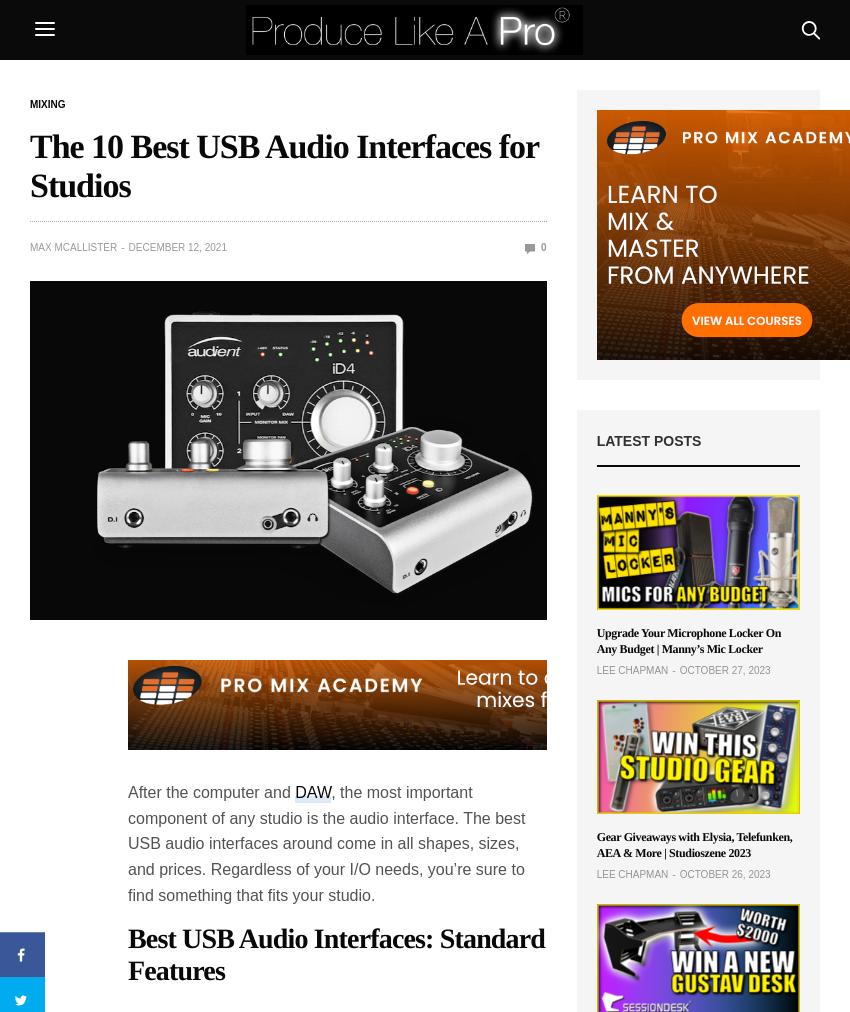  I want to click on 'Upgrade Your Microphone Locker On Any Budget | Manny’s Mic Locker', so click(595, 639).